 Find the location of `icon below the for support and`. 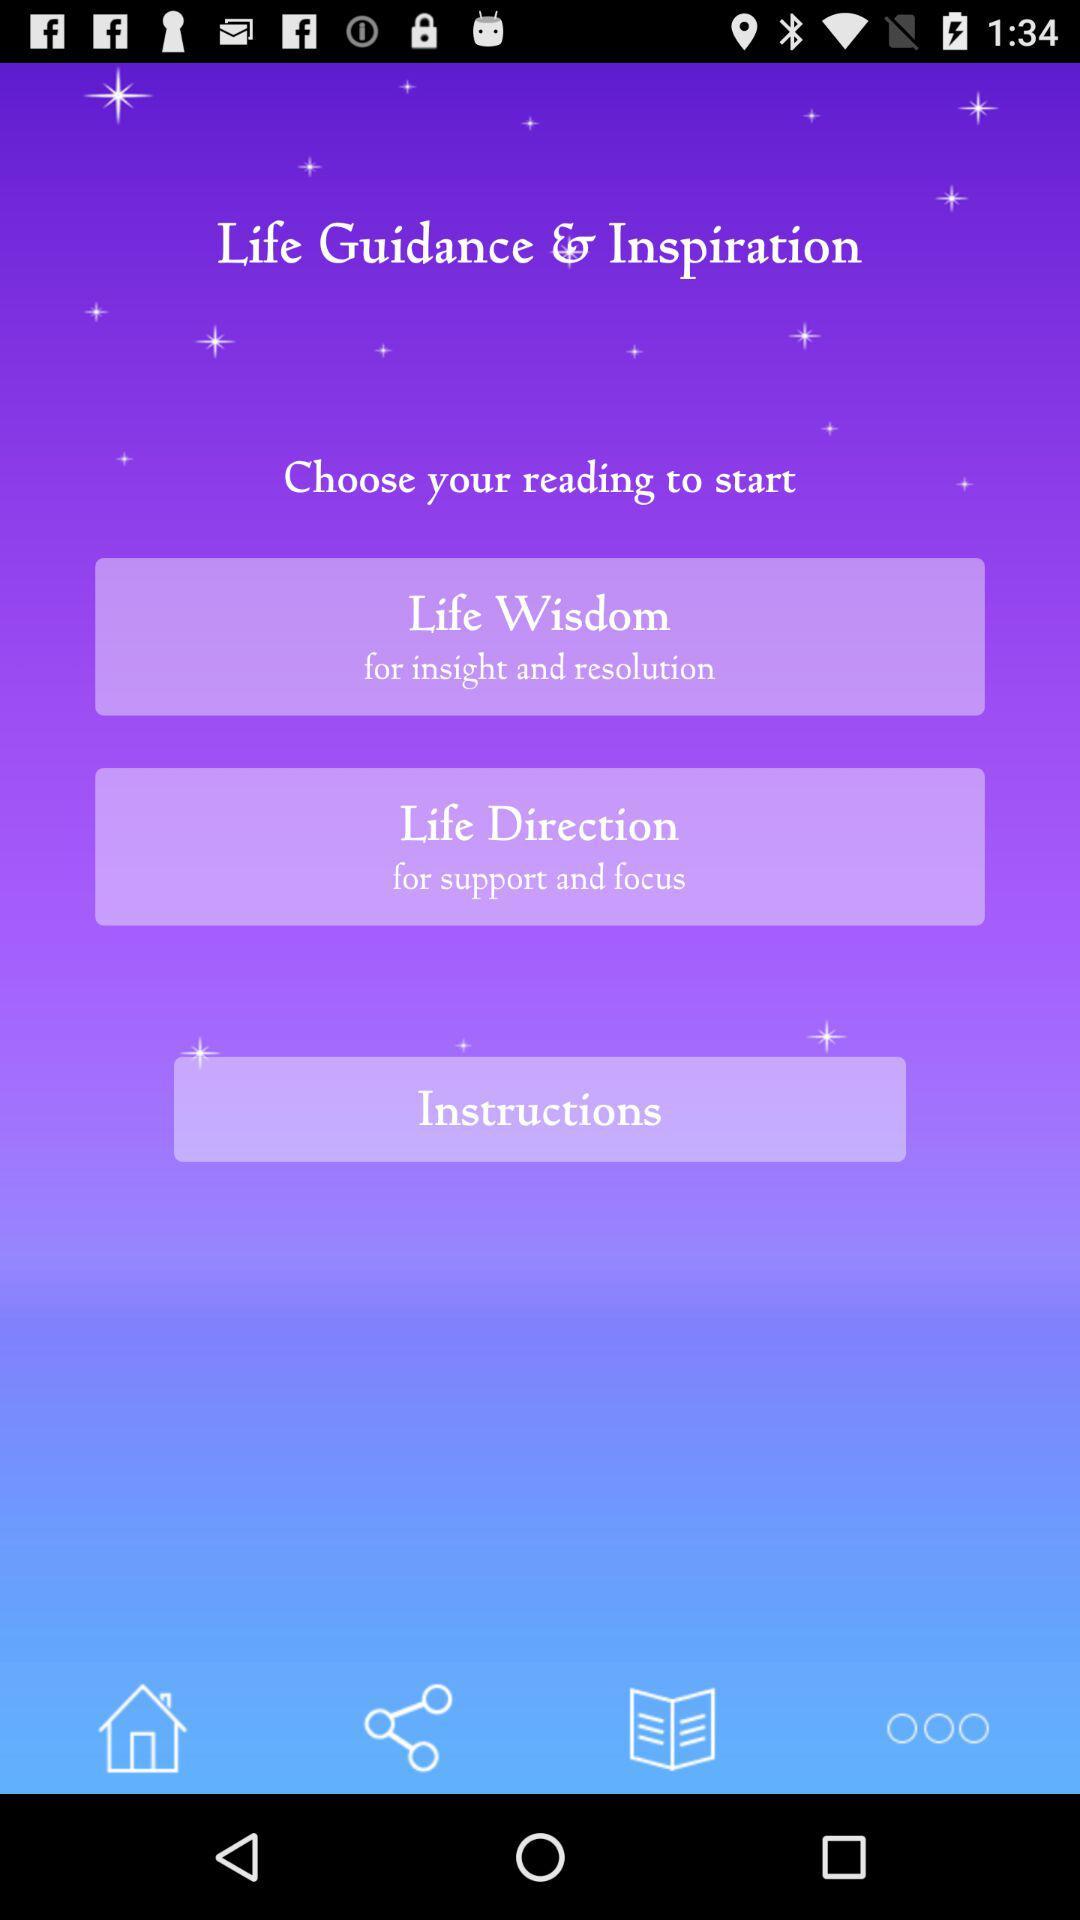

icon below the for support and is located at coordinates (540, 1108).